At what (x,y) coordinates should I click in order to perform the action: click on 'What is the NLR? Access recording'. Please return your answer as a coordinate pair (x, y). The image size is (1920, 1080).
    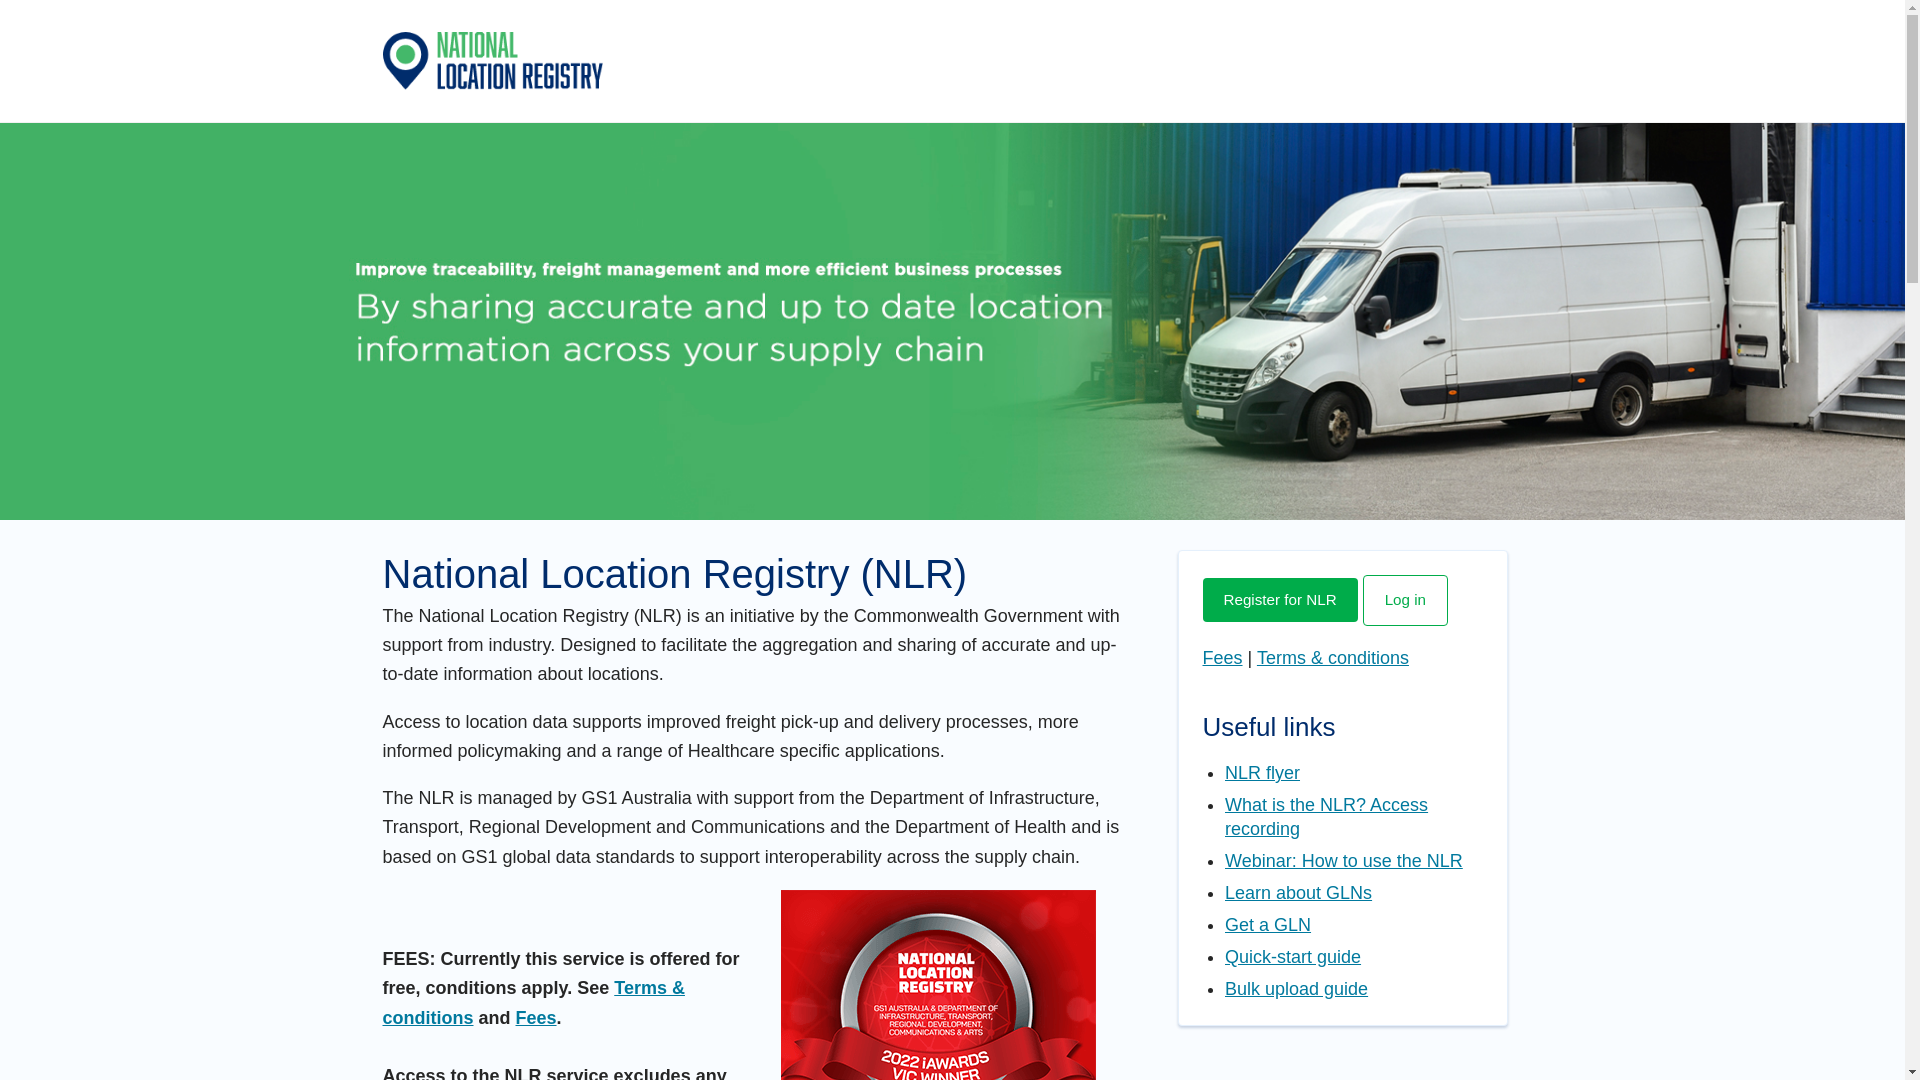
    Looking at the image, I should click on (1326, 817).